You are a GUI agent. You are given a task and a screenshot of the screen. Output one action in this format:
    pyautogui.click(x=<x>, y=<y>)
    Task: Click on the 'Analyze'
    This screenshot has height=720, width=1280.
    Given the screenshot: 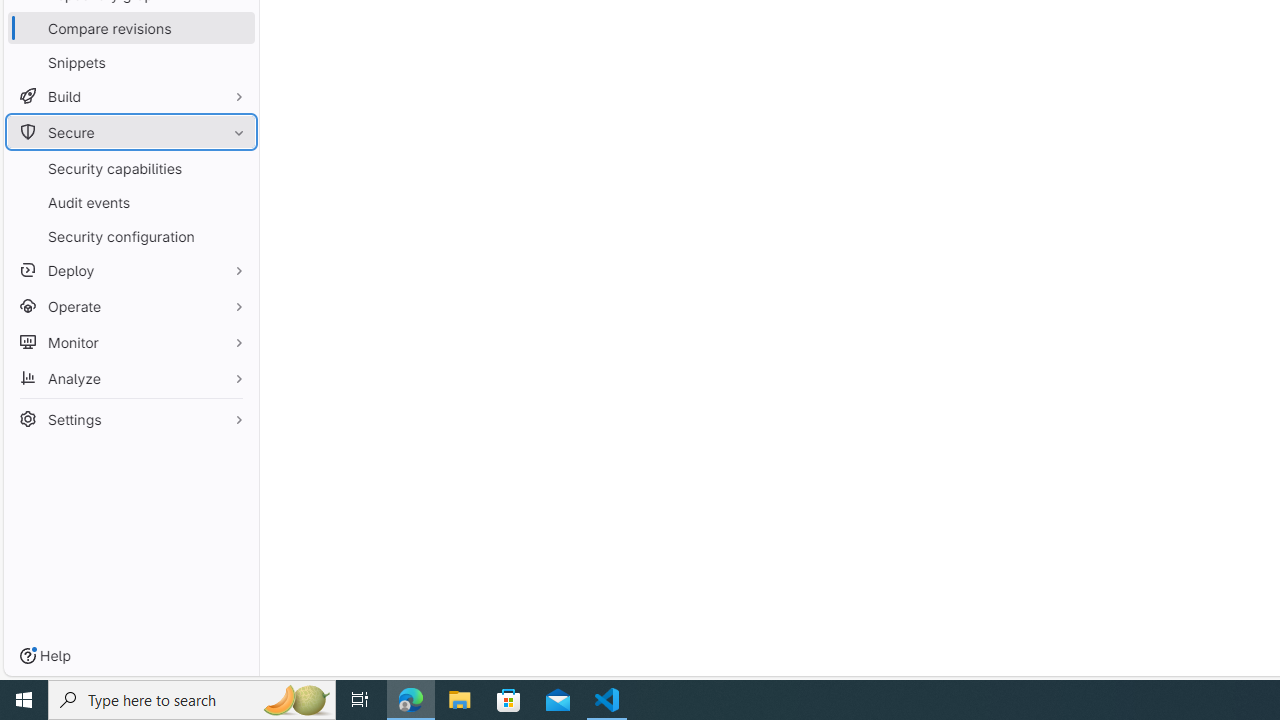 What is the action you would take?
    pyautogui.click(x=130, y=378)
    